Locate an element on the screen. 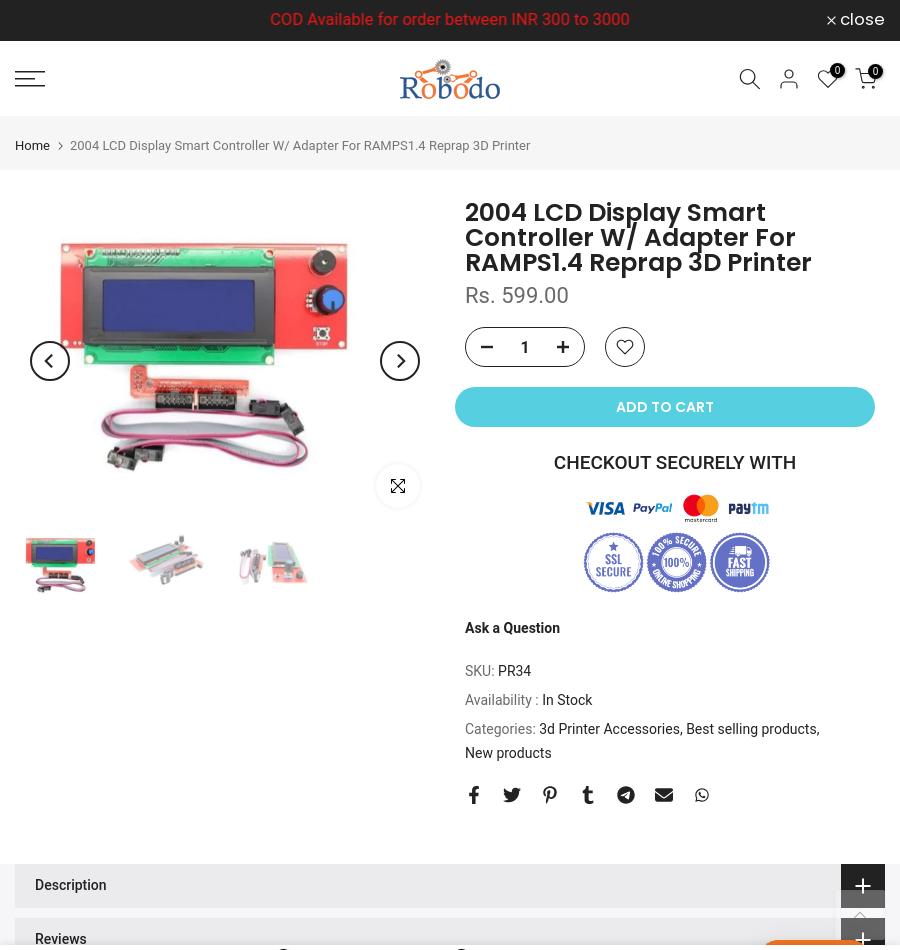  'In Stock' is located at coordinates (567, 699).